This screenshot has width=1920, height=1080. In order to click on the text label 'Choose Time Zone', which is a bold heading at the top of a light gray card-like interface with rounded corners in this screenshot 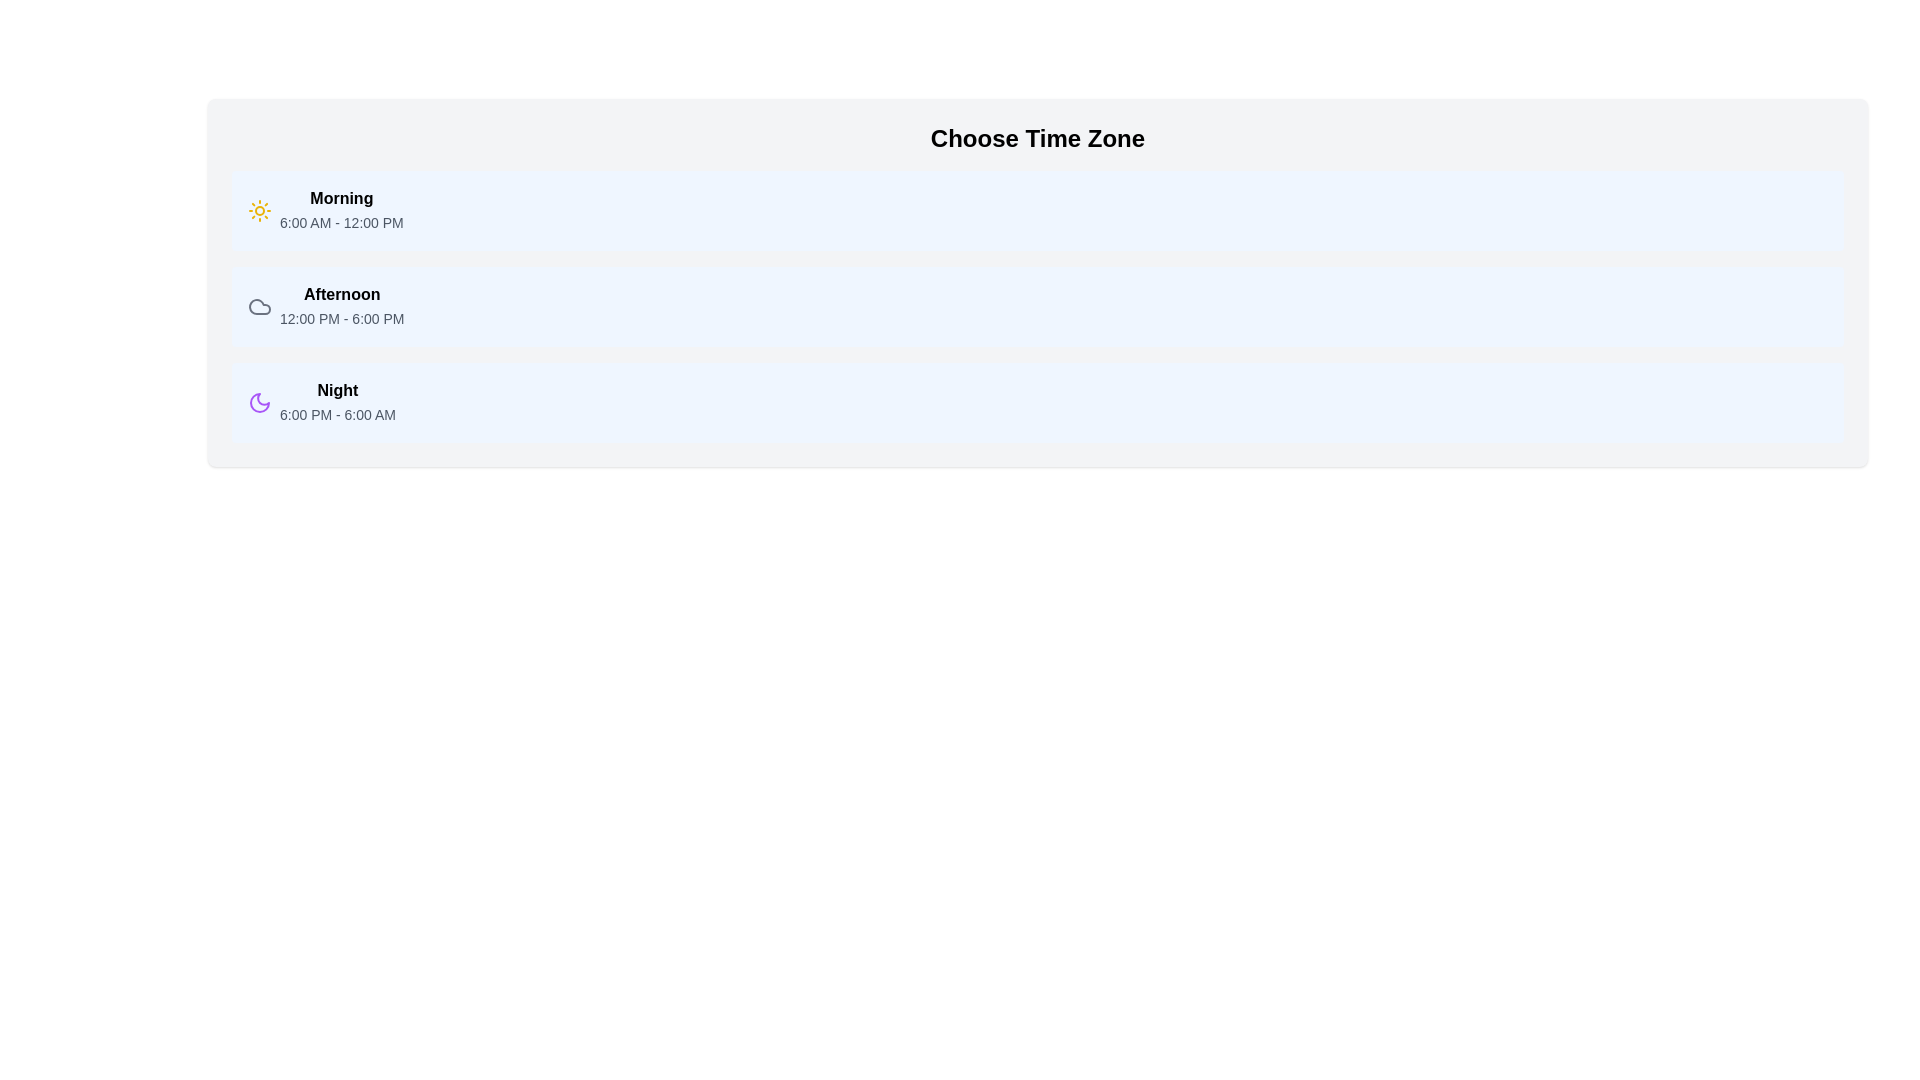, I will do `click(1037, 137)`.